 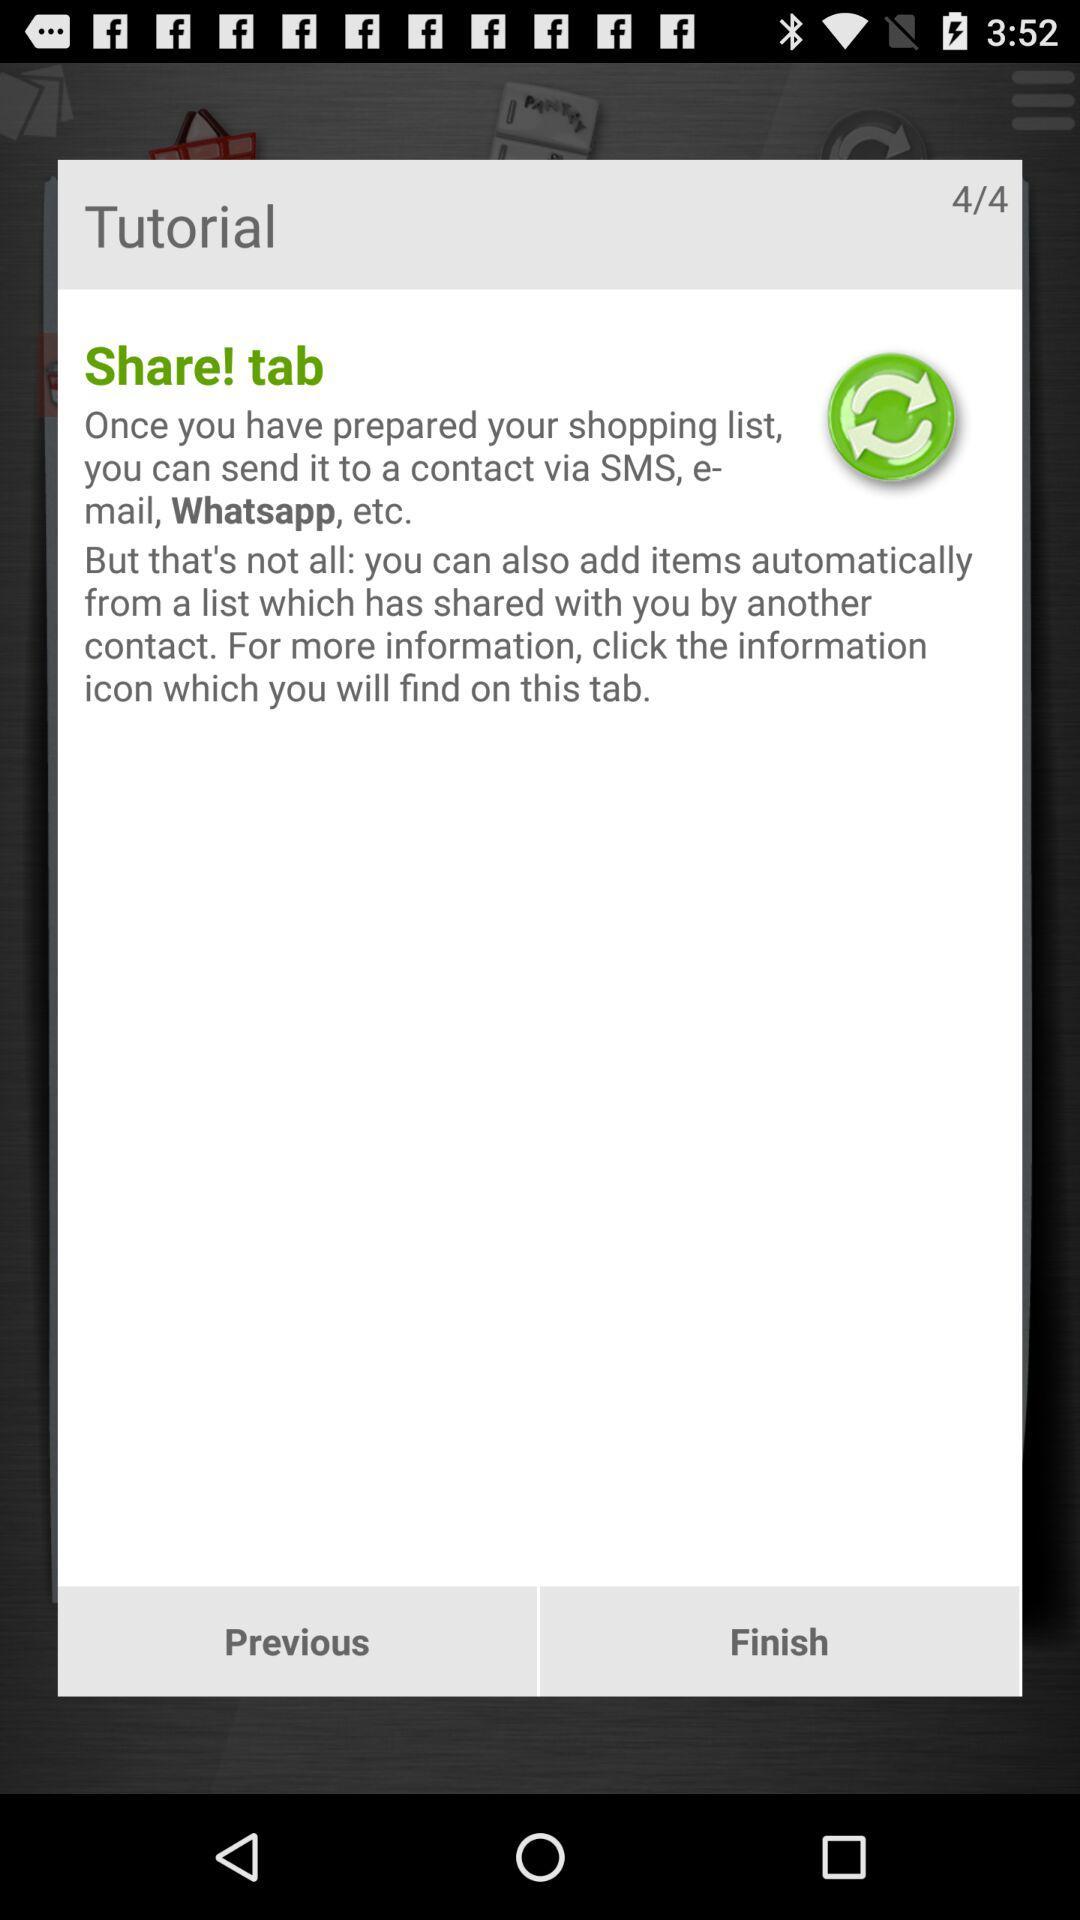 I want to click on the button next to the previous button, so click(x=778, y=1641).